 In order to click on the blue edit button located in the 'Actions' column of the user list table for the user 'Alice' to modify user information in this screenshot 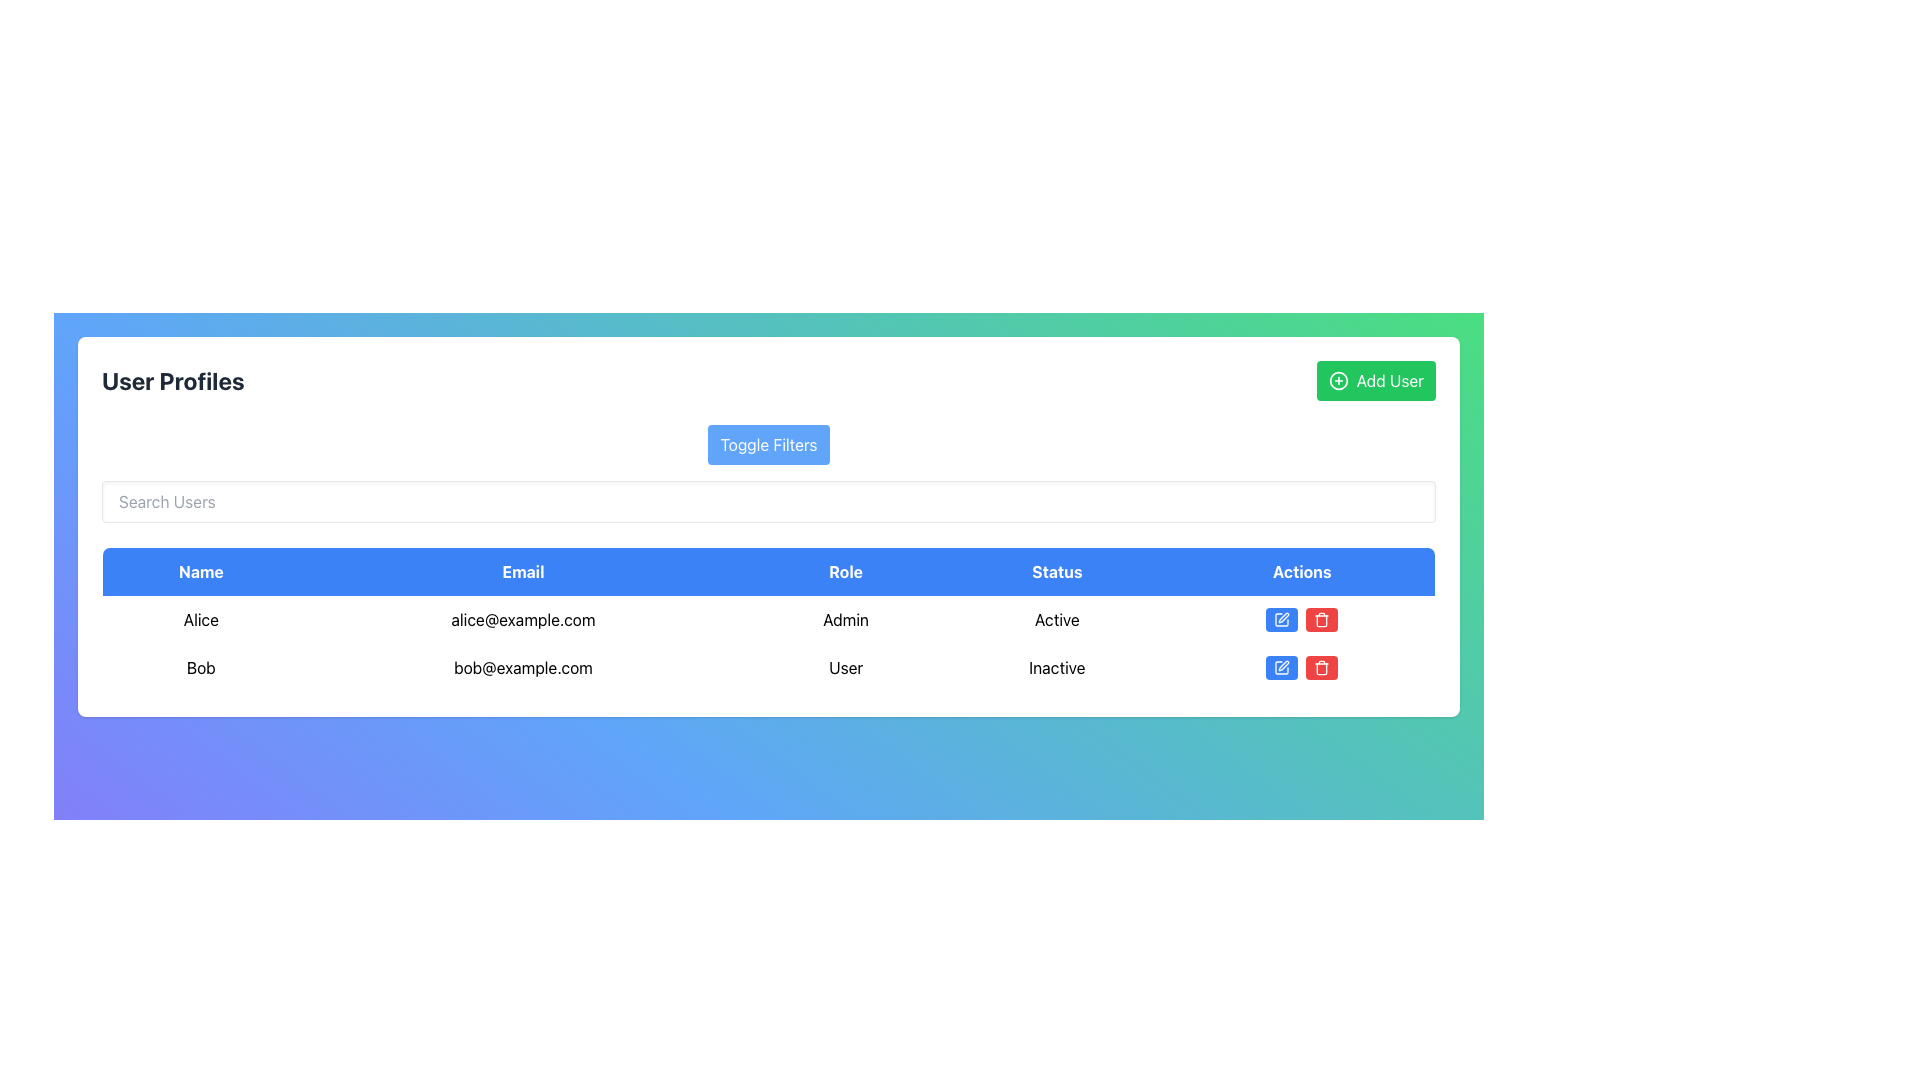, I will do `click(1302, 619)`.